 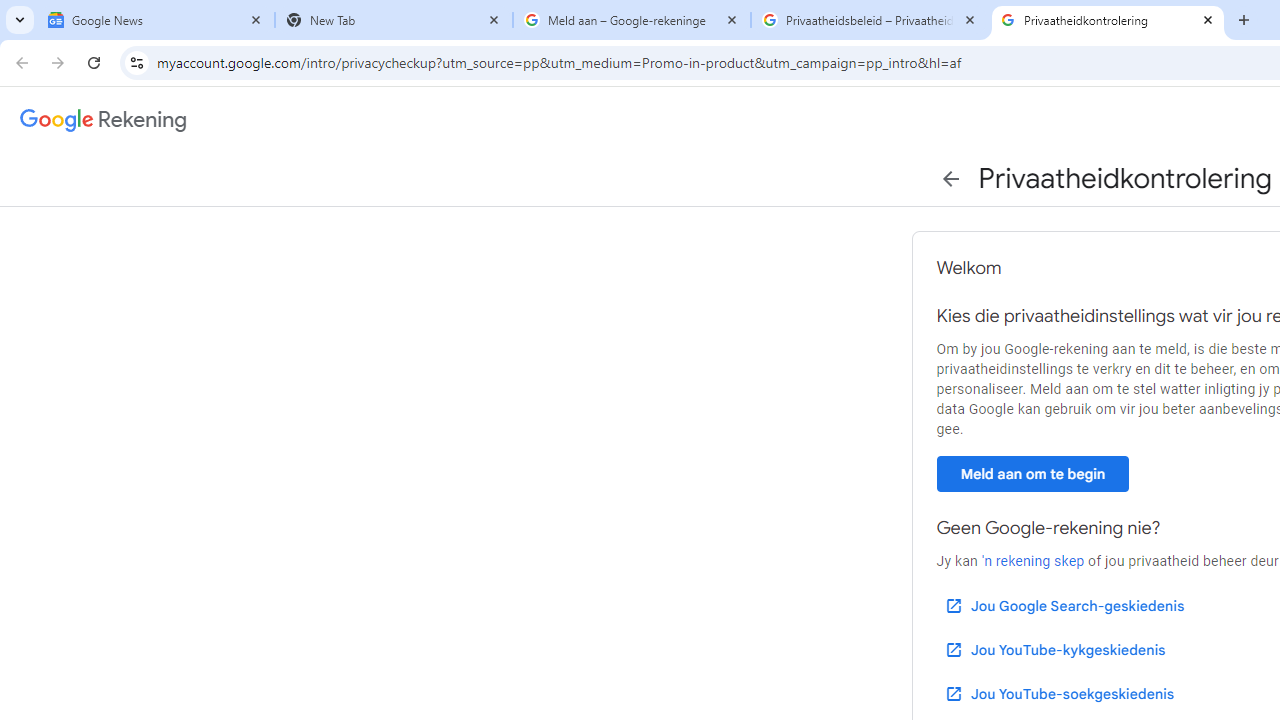 I want to click on 'Google News', so click(x=155, y=20).